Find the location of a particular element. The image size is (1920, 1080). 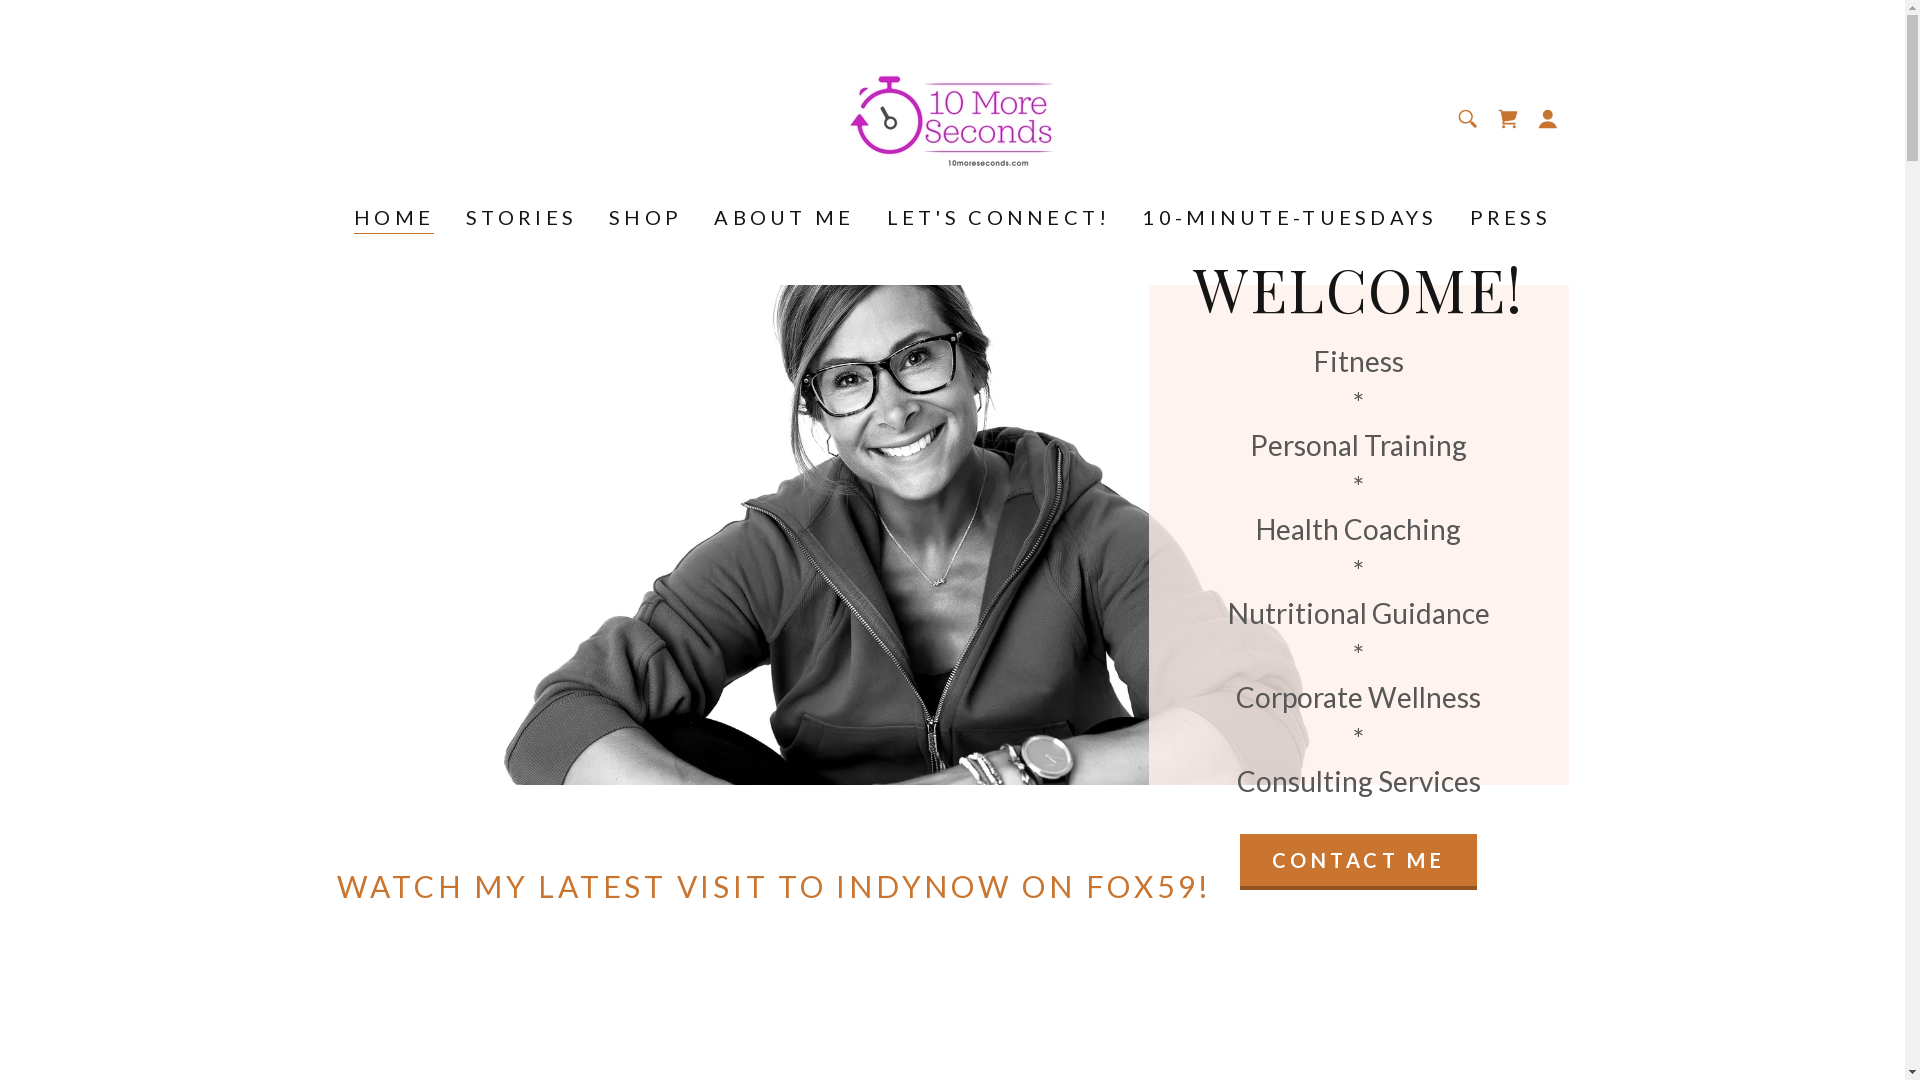

'SHOP' is located at coordinates (602, 216).